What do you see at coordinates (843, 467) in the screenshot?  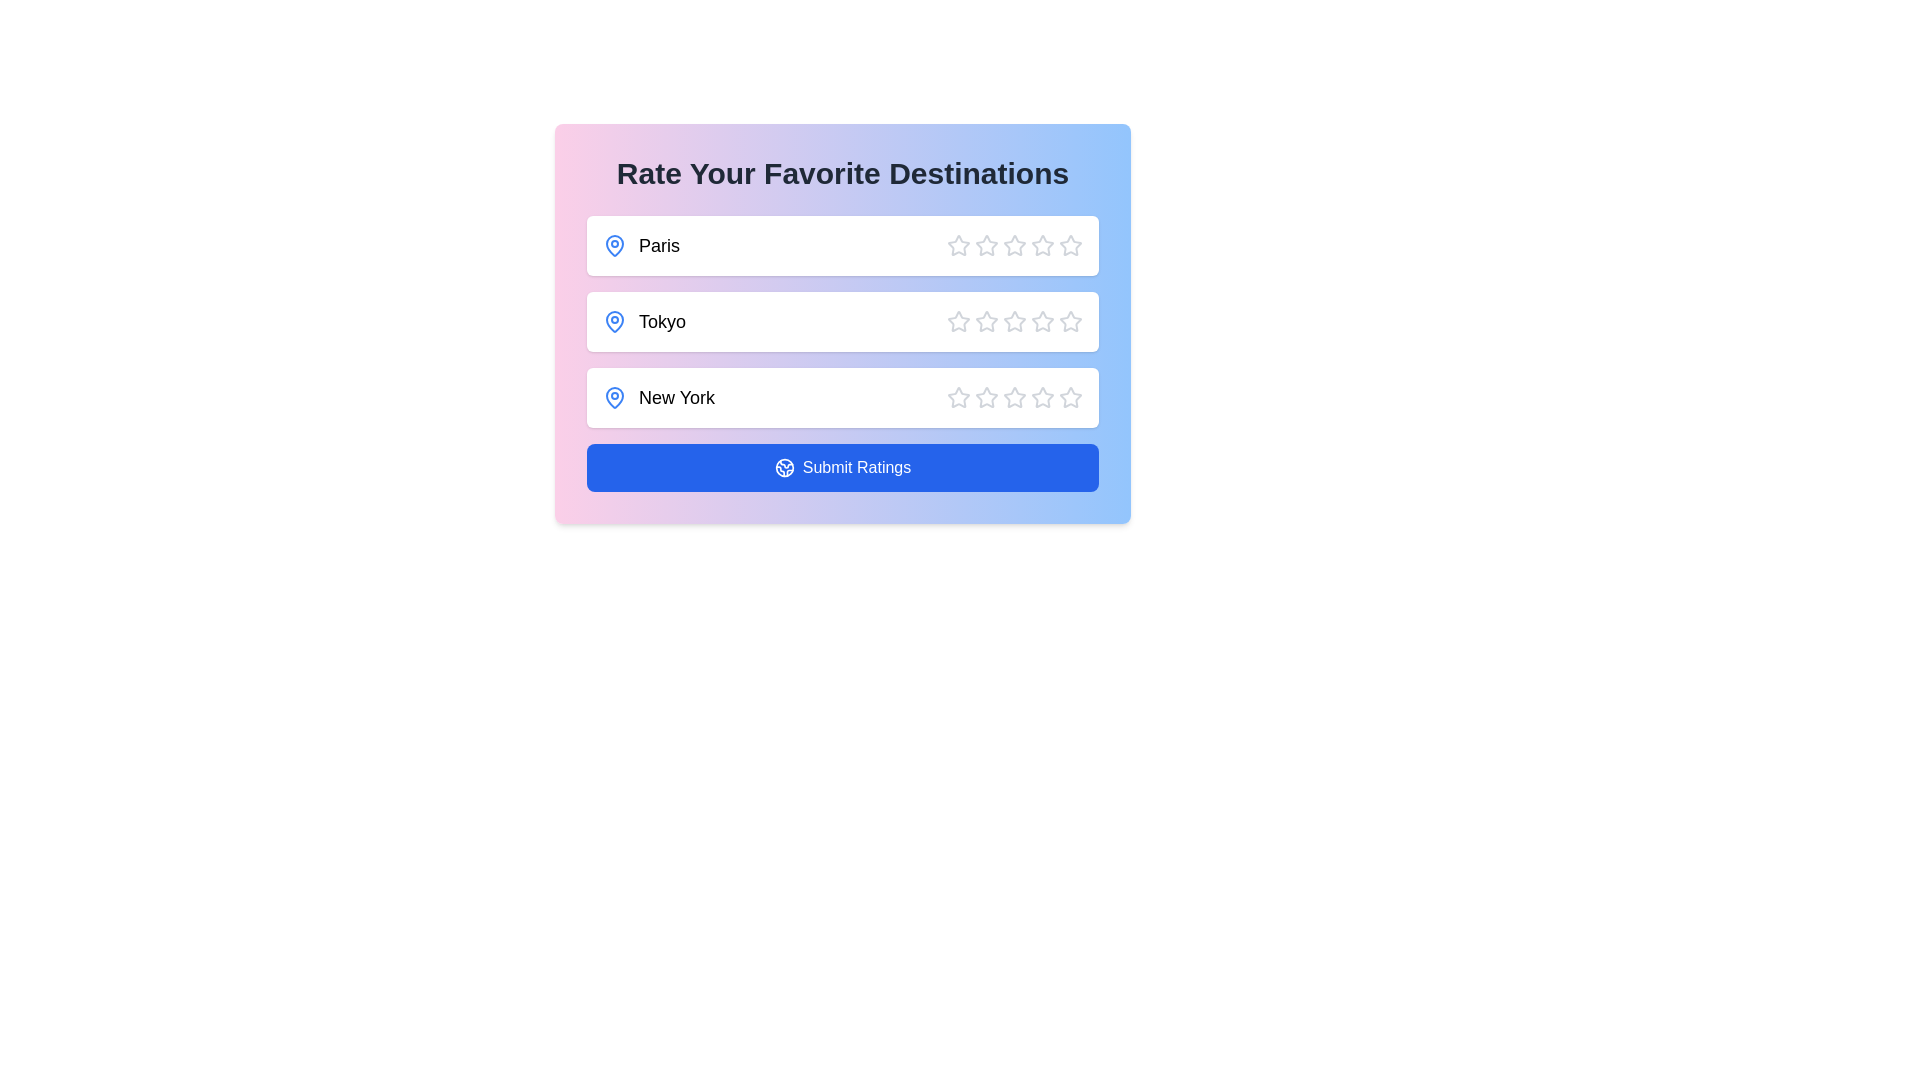 I see `the 'Submit Ratings' button to submit the ratings` at bounding box center [843, 467].